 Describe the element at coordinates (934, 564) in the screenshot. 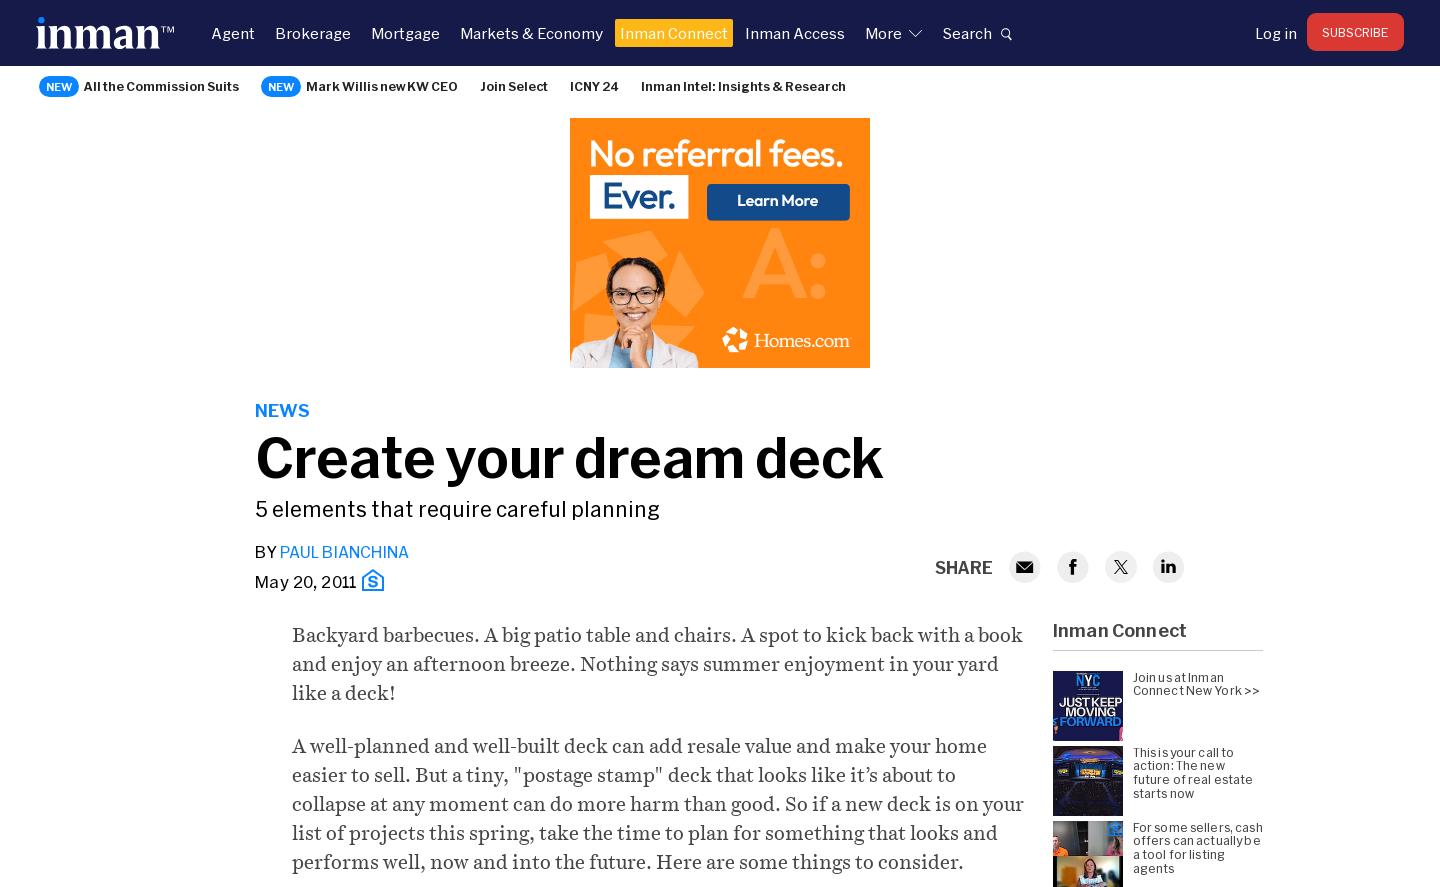

I see `'SHARE'` at that location.